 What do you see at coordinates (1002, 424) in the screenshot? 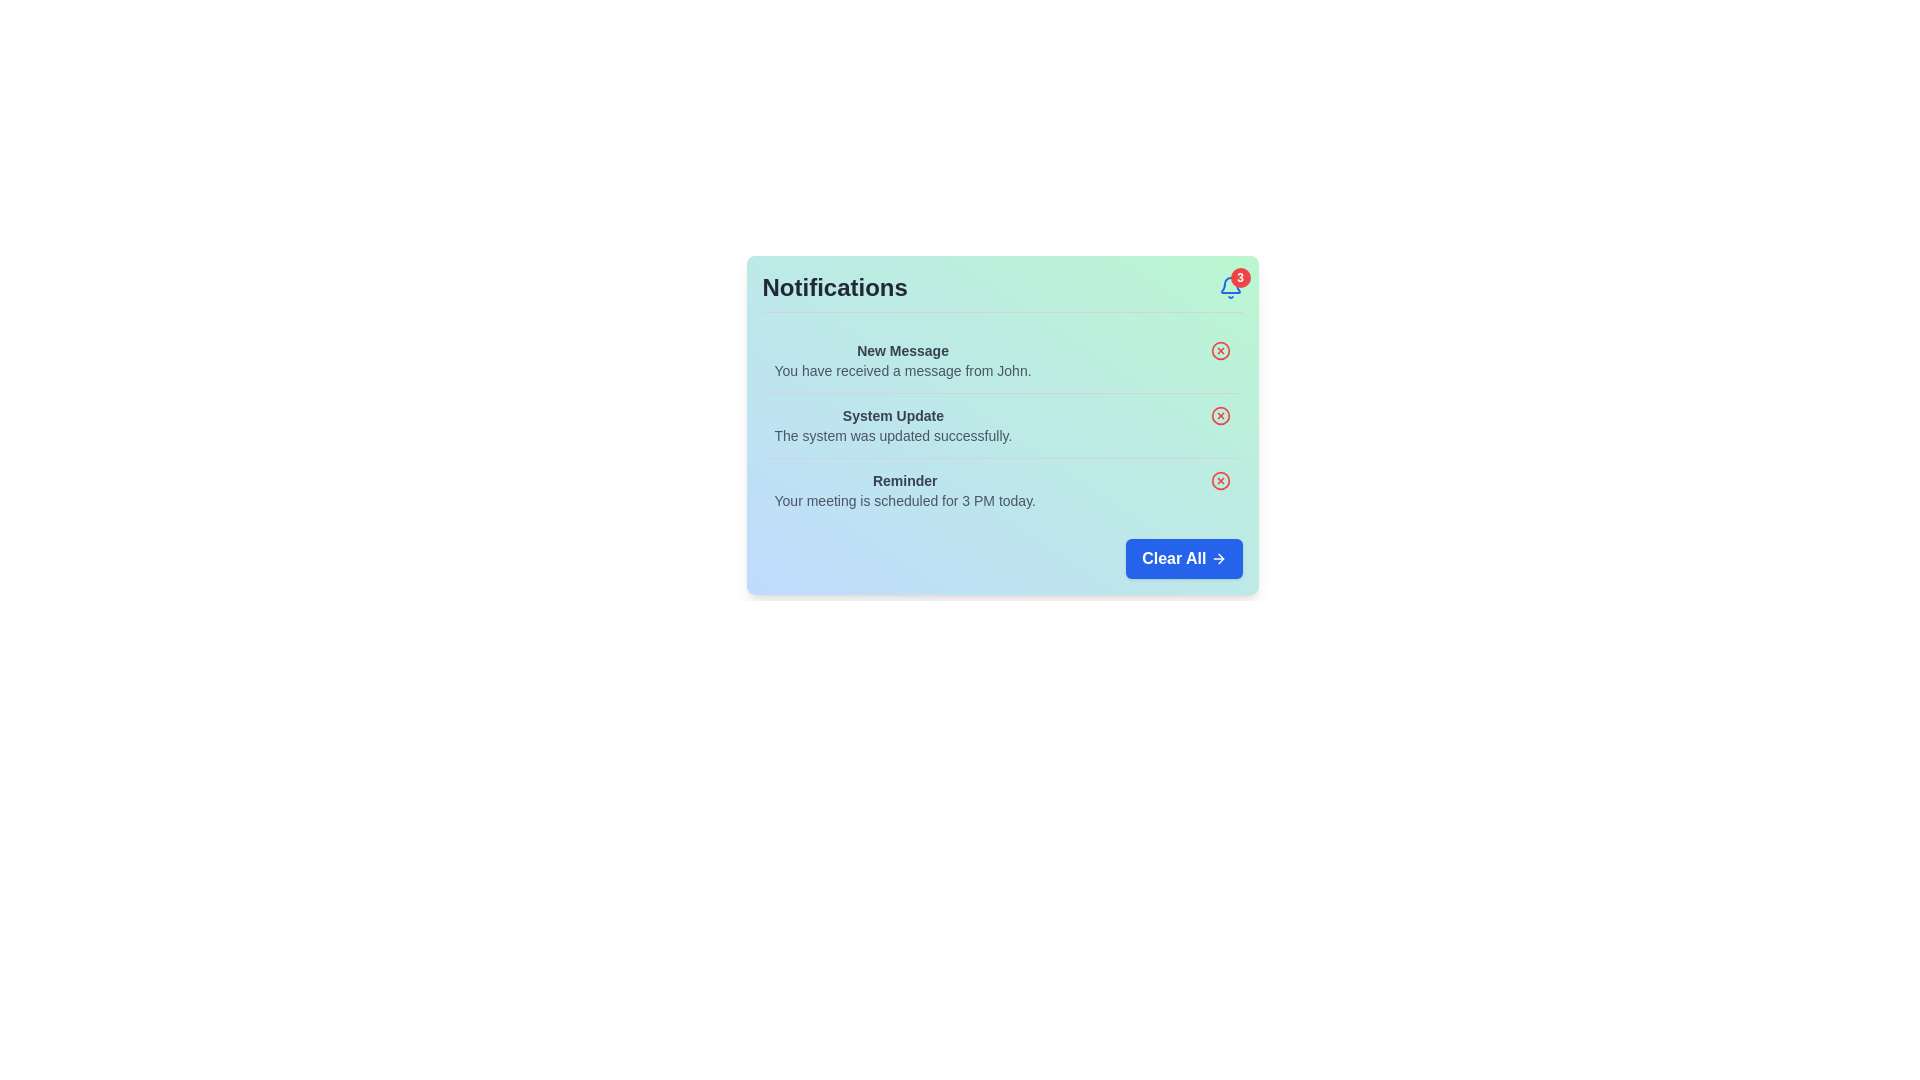
I see `the notification items within the Notification Card that features a gradient background from green to blue, displaying bold titles and body text` at bounding box center [1002, 424].